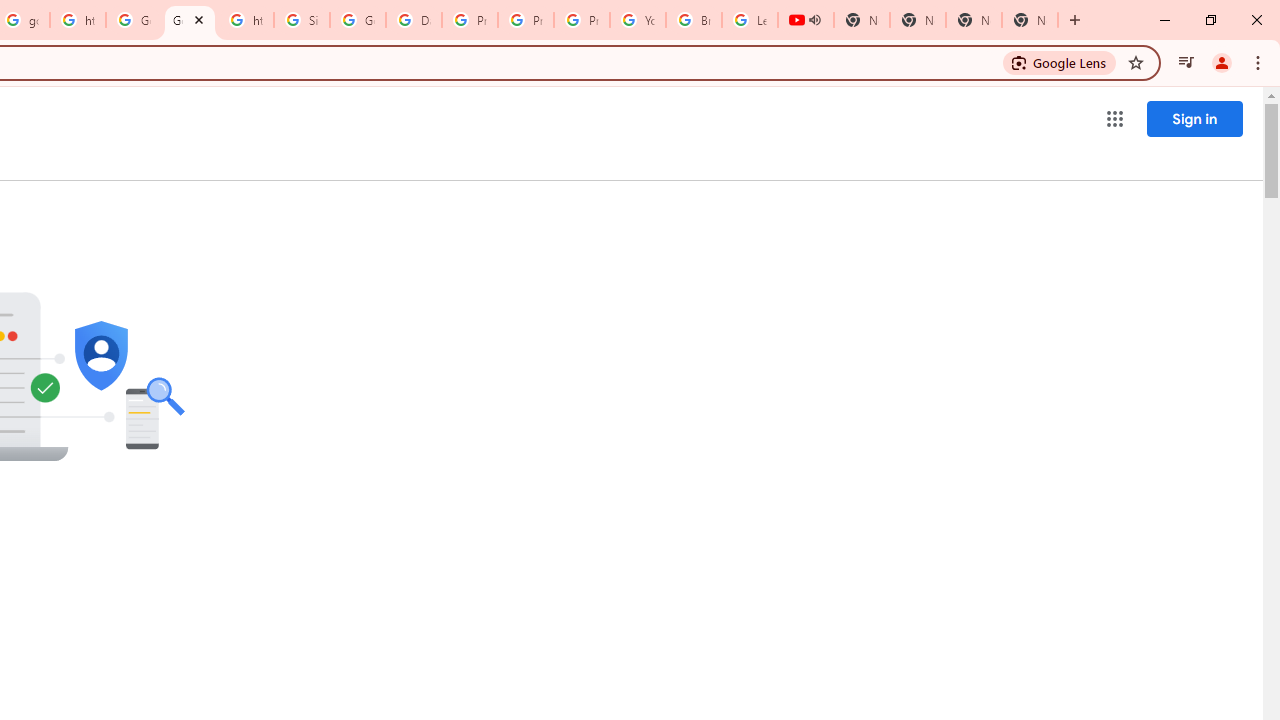  I want to click on 'Privacy Help Center - Policies Help', so click(468, 20).